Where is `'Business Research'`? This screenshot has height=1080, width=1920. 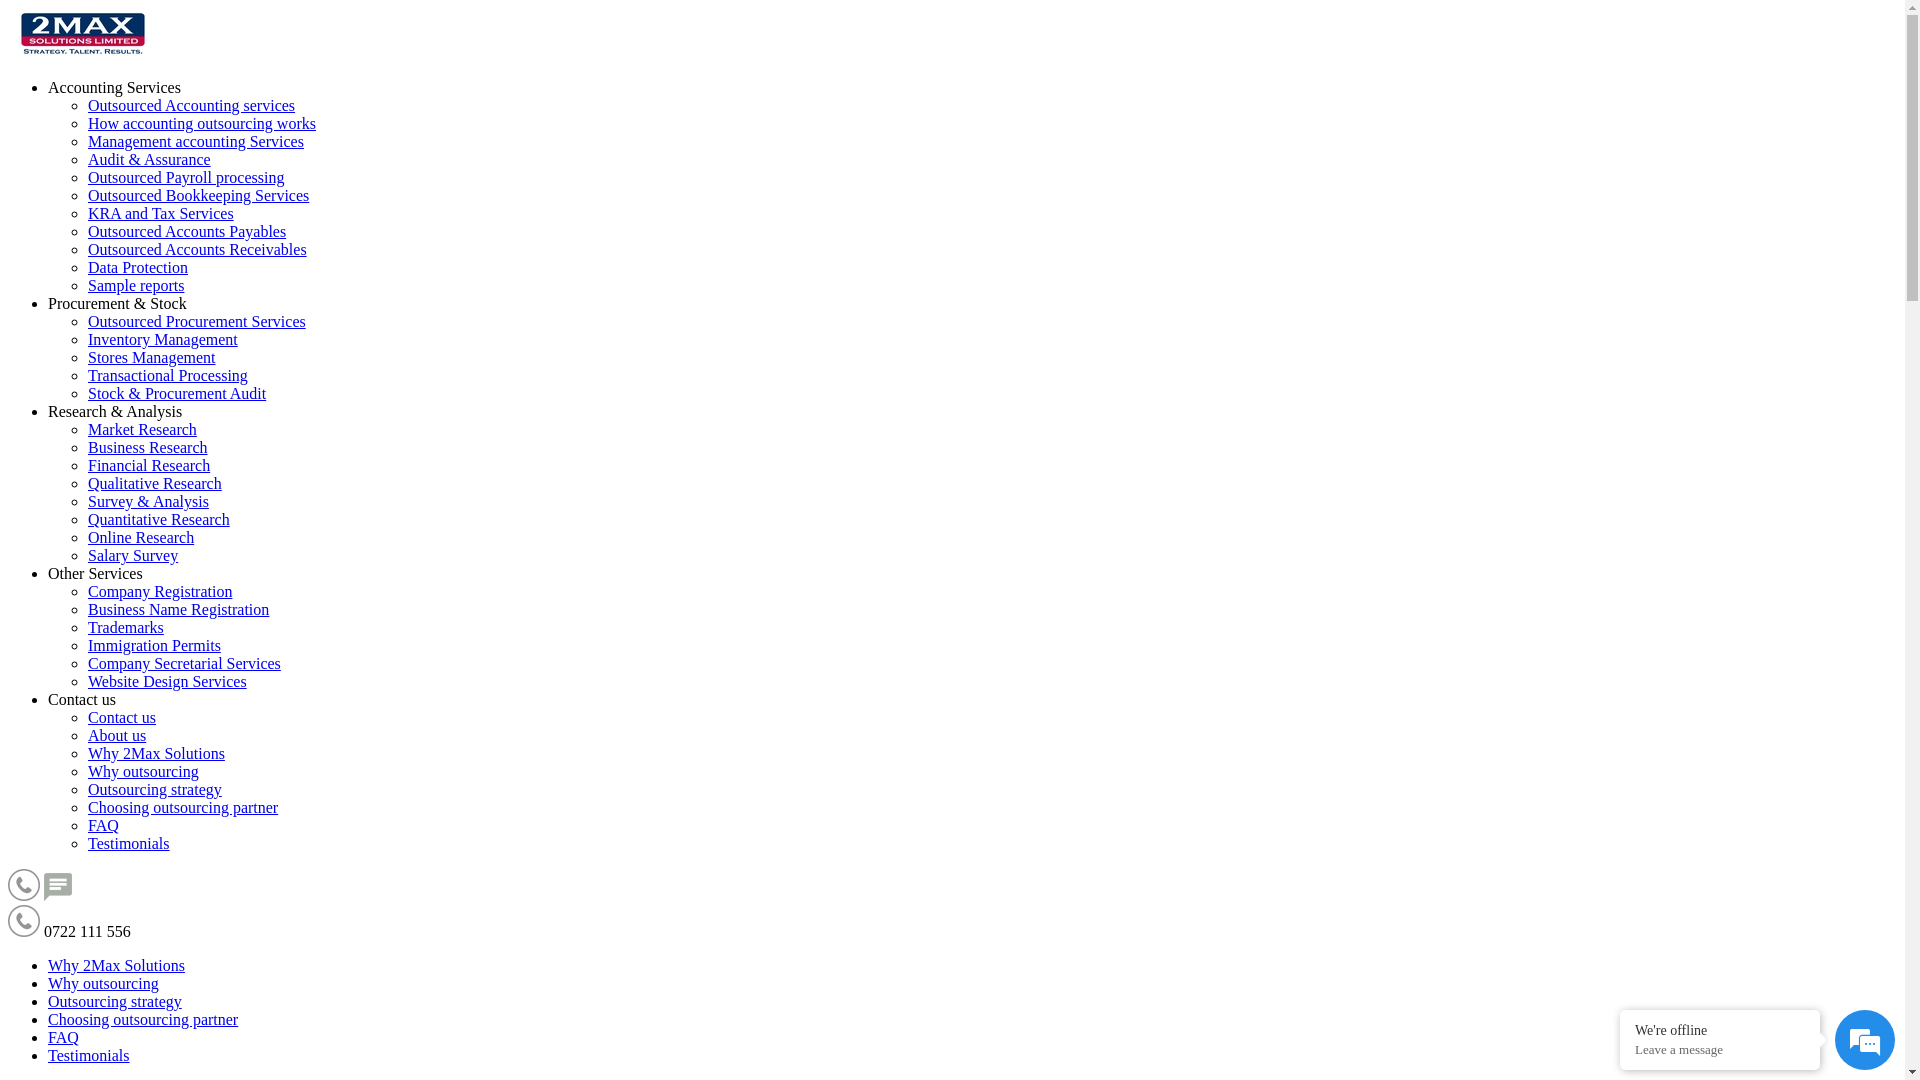 'Business Research' is located at coordinates (147, 446).